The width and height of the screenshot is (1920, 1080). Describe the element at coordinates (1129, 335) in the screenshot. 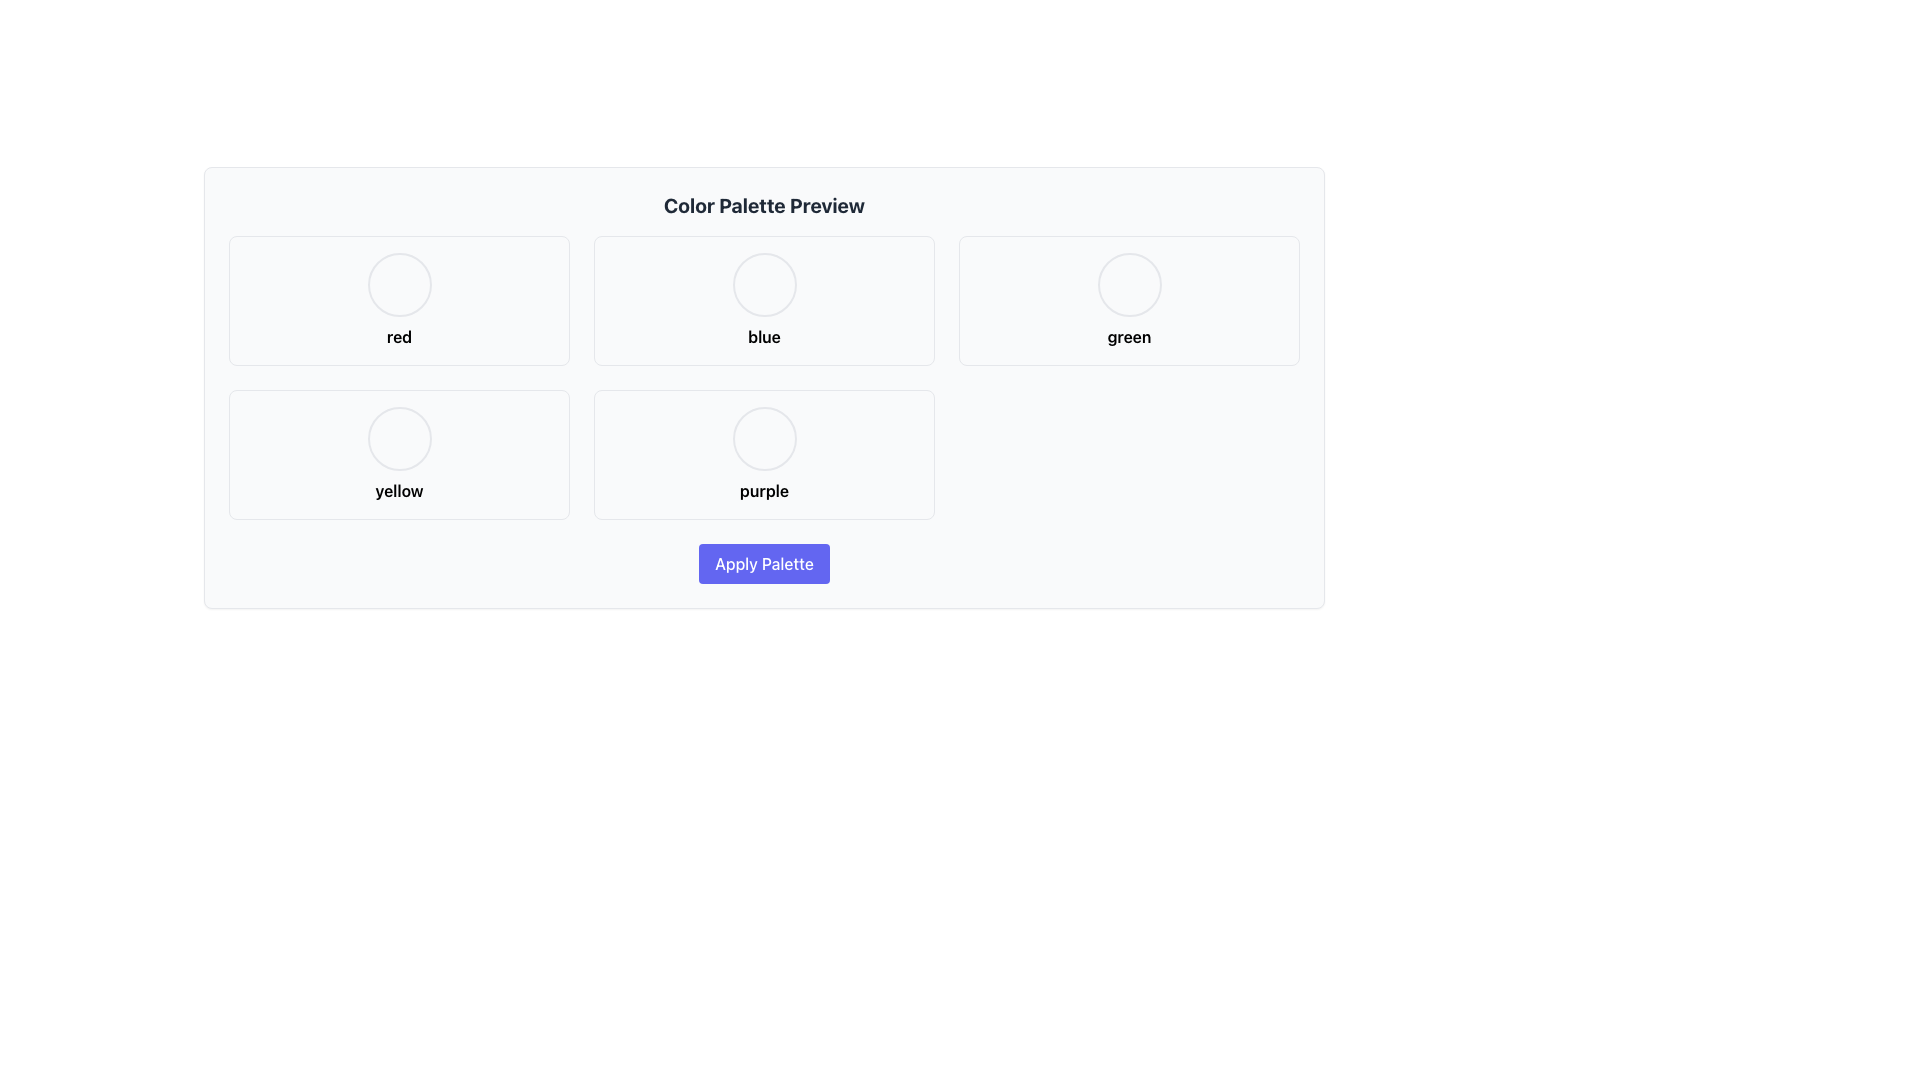

I see `the Text Label that represents the color green, located in the top-right cell of a 3x2 grid layout, below the circular green color icon` at that location.